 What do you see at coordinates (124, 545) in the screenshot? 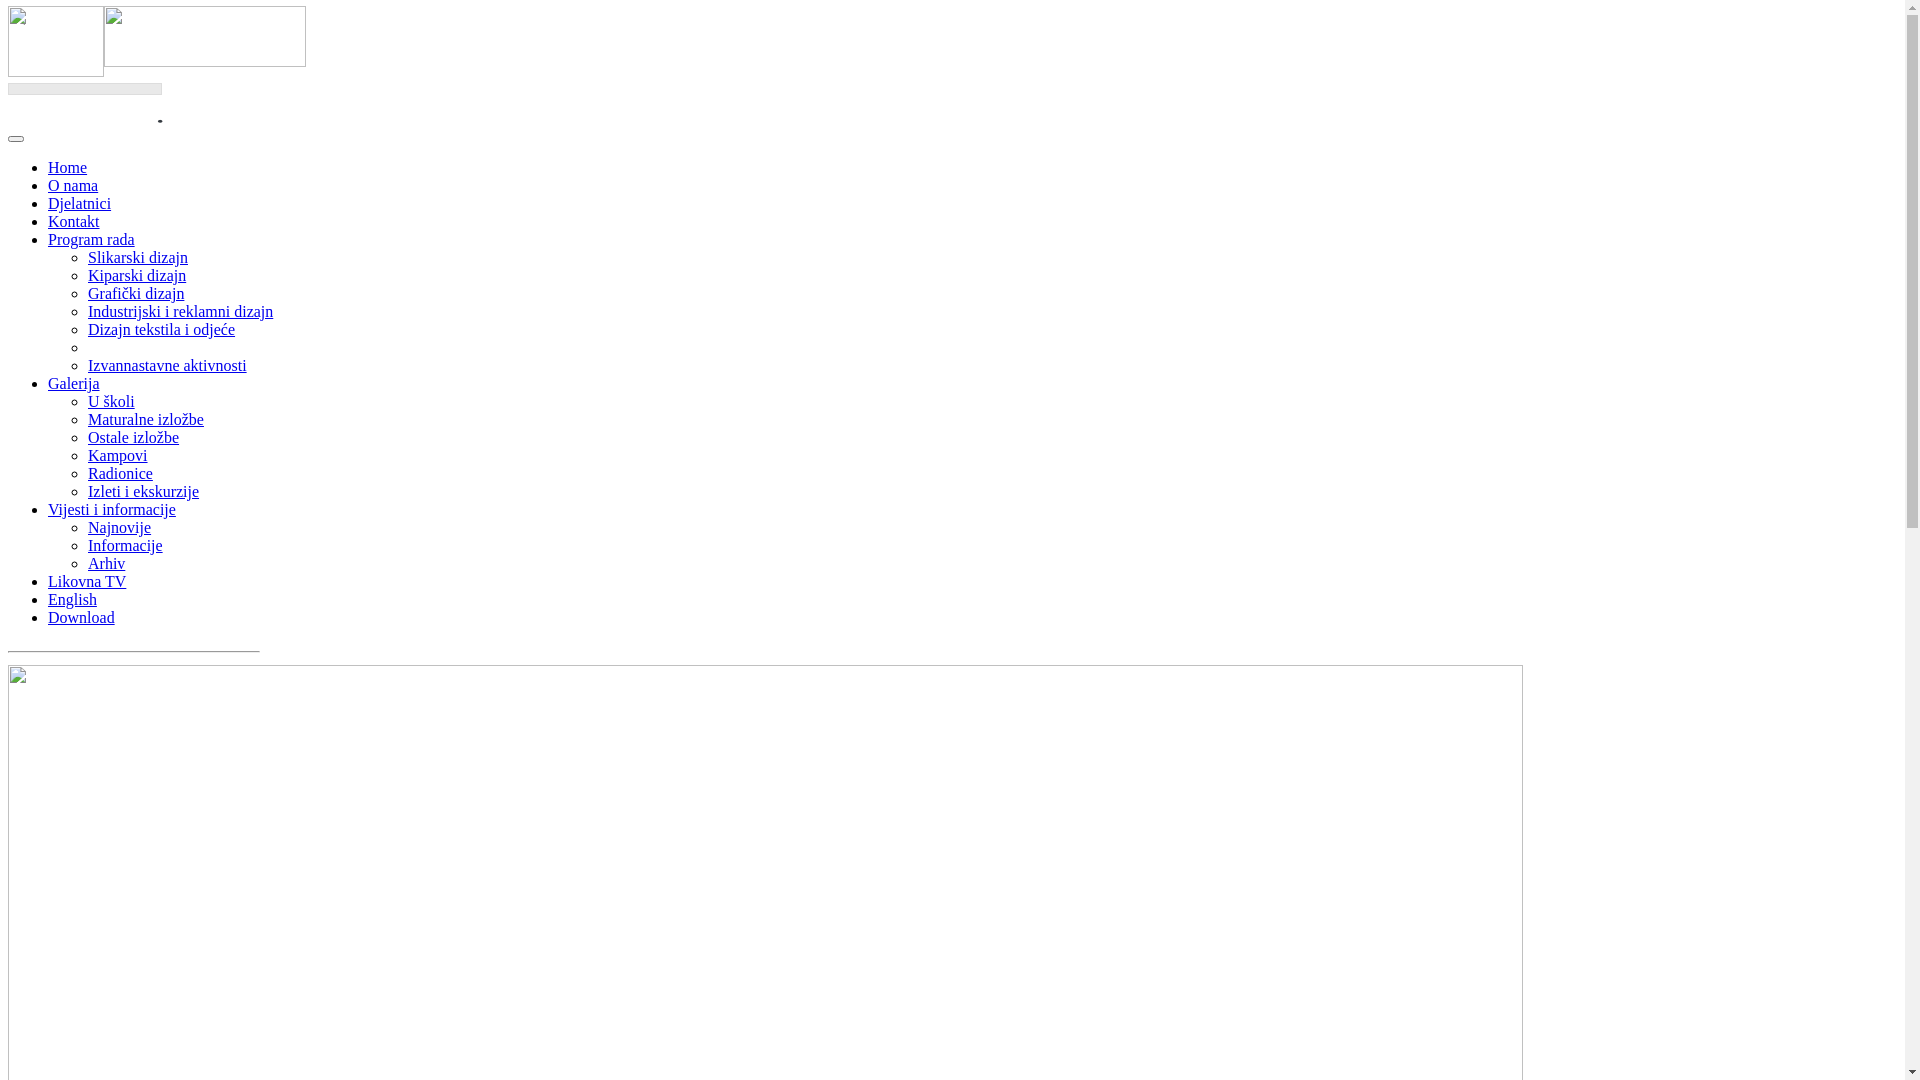
I see `'Informacije'` at bounding box center [124, 545].